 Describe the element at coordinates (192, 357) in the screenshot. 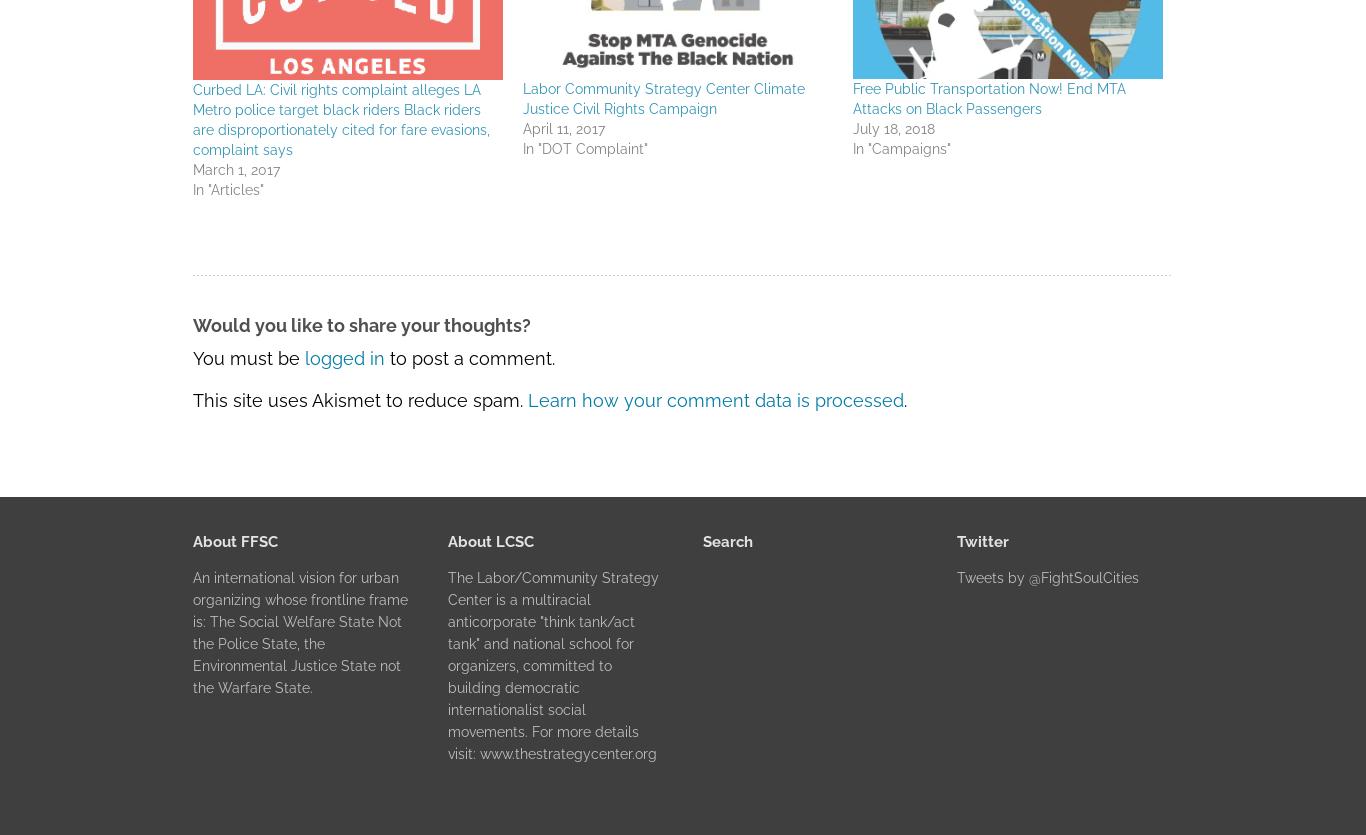

I see `'You must be'` at that location.